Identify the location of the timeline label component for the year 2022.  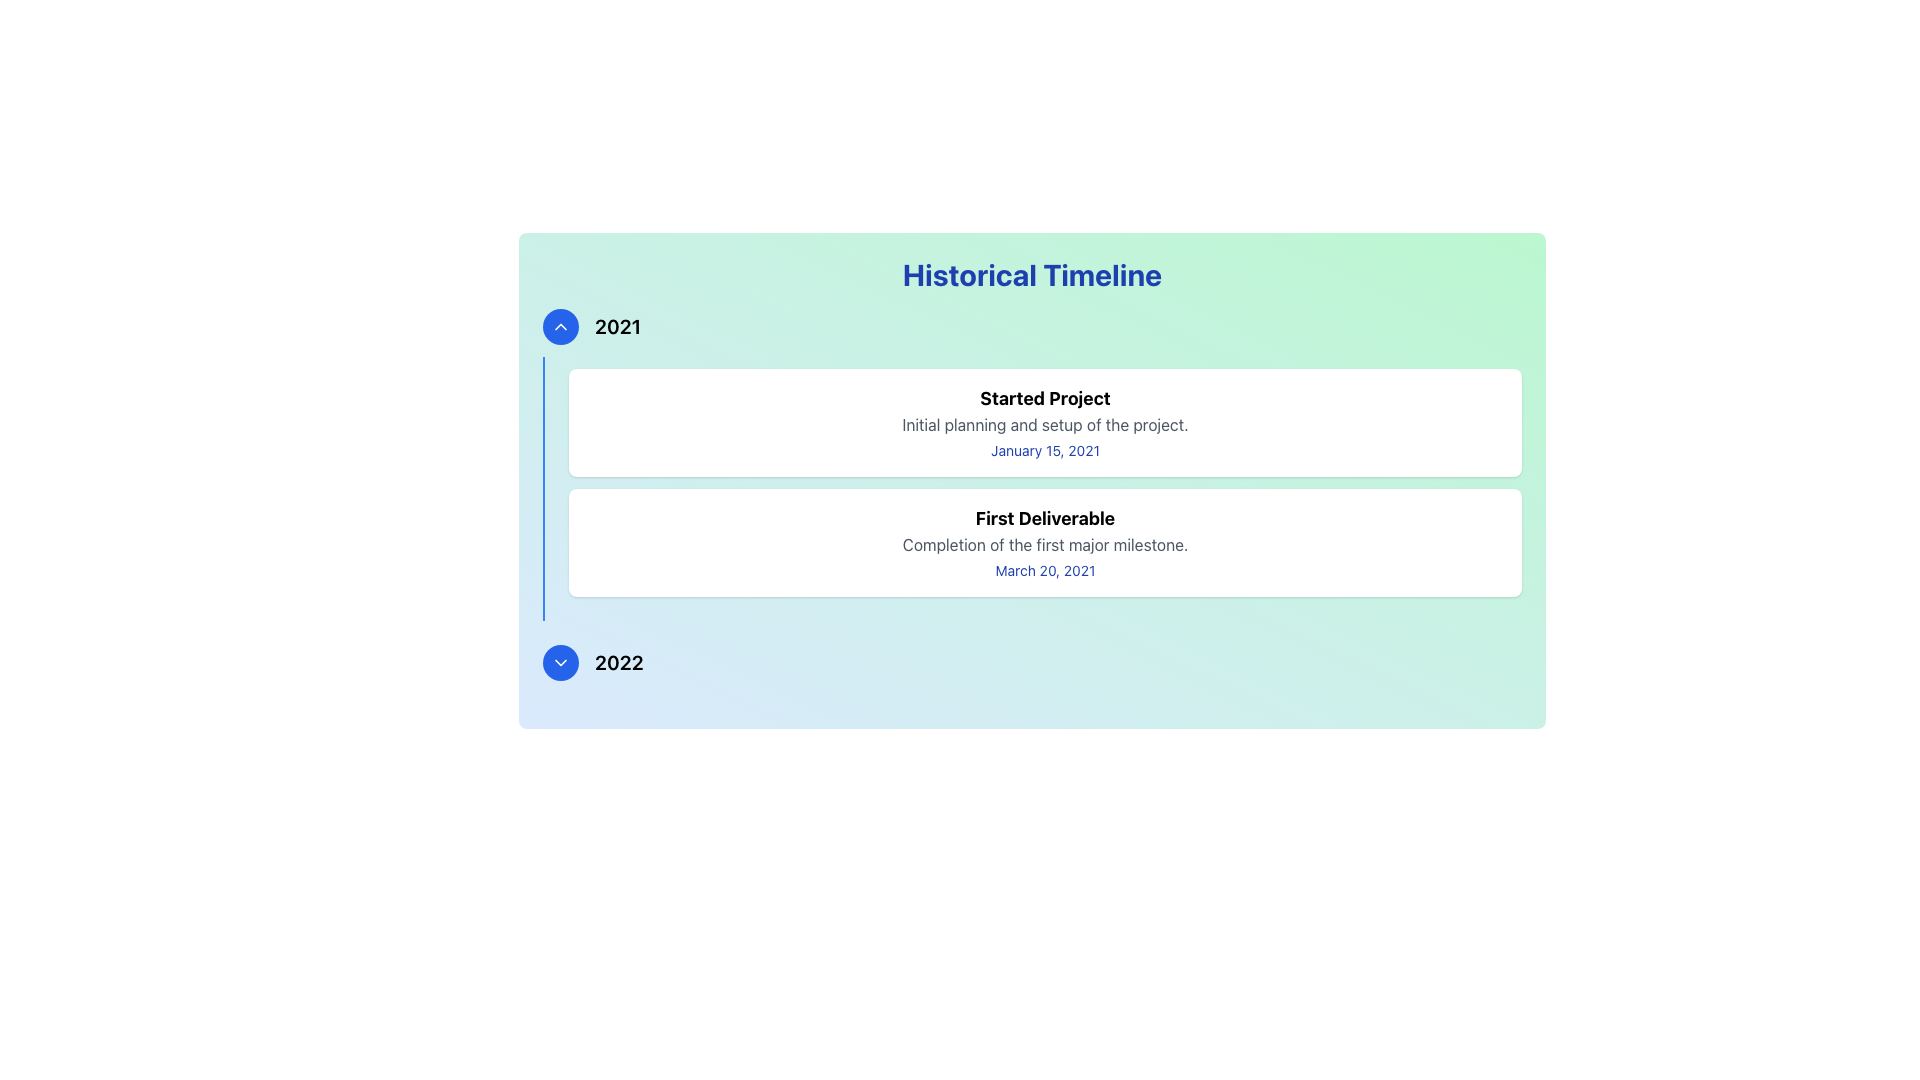
(1032, 663).